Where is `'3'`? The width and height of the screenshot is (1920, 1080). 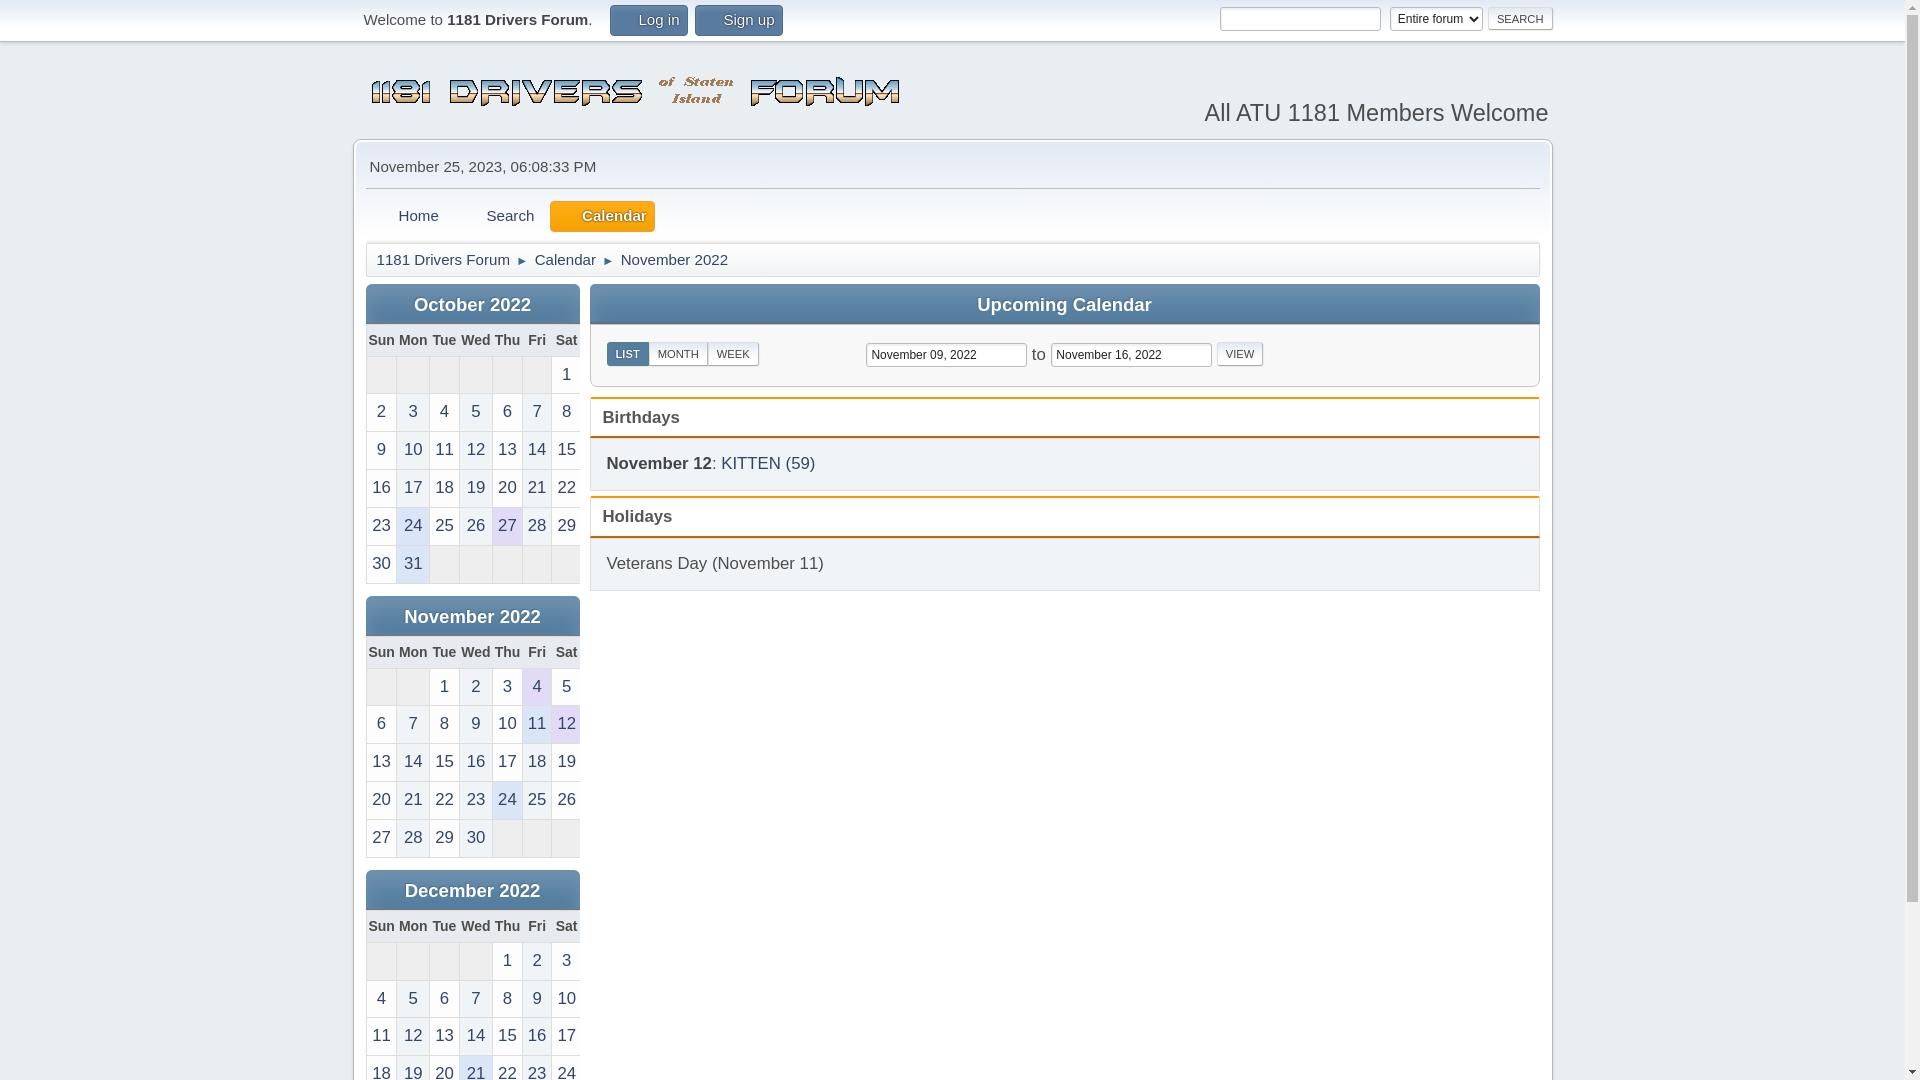 '3' is located at coordinates (507, 686).